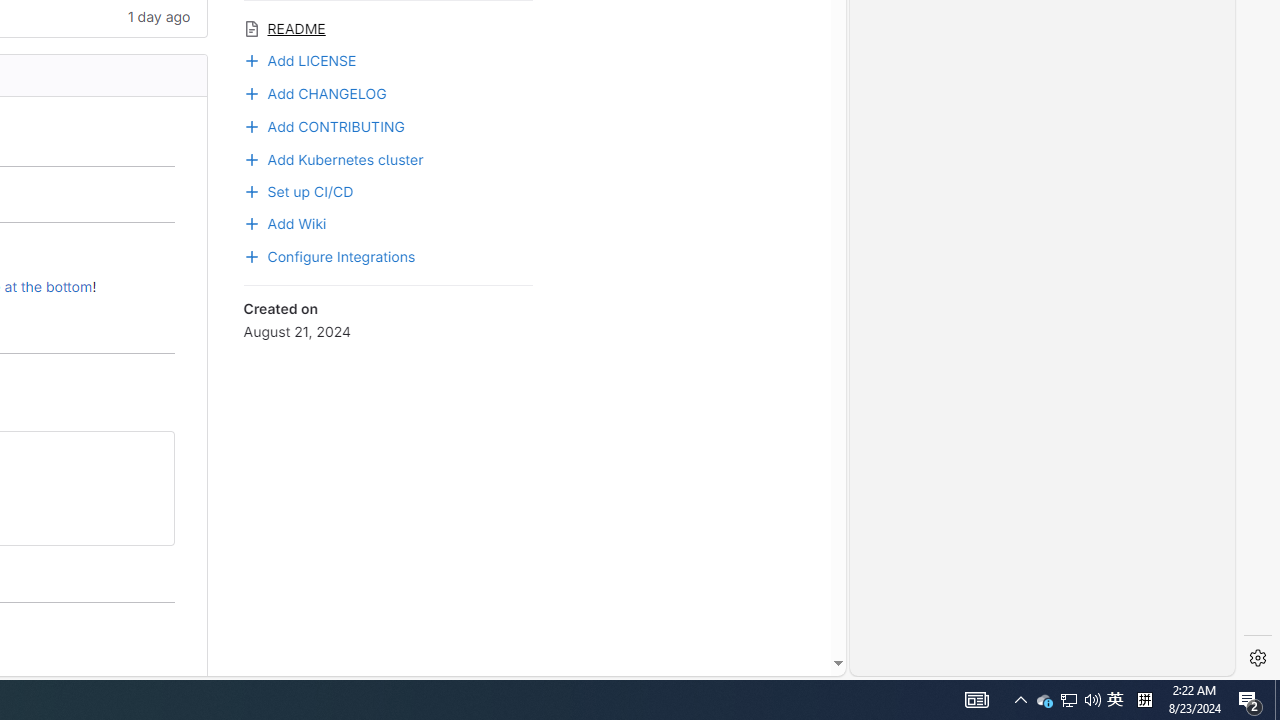  I want to click on 'Add CHANGELOG', so click(313, 91).